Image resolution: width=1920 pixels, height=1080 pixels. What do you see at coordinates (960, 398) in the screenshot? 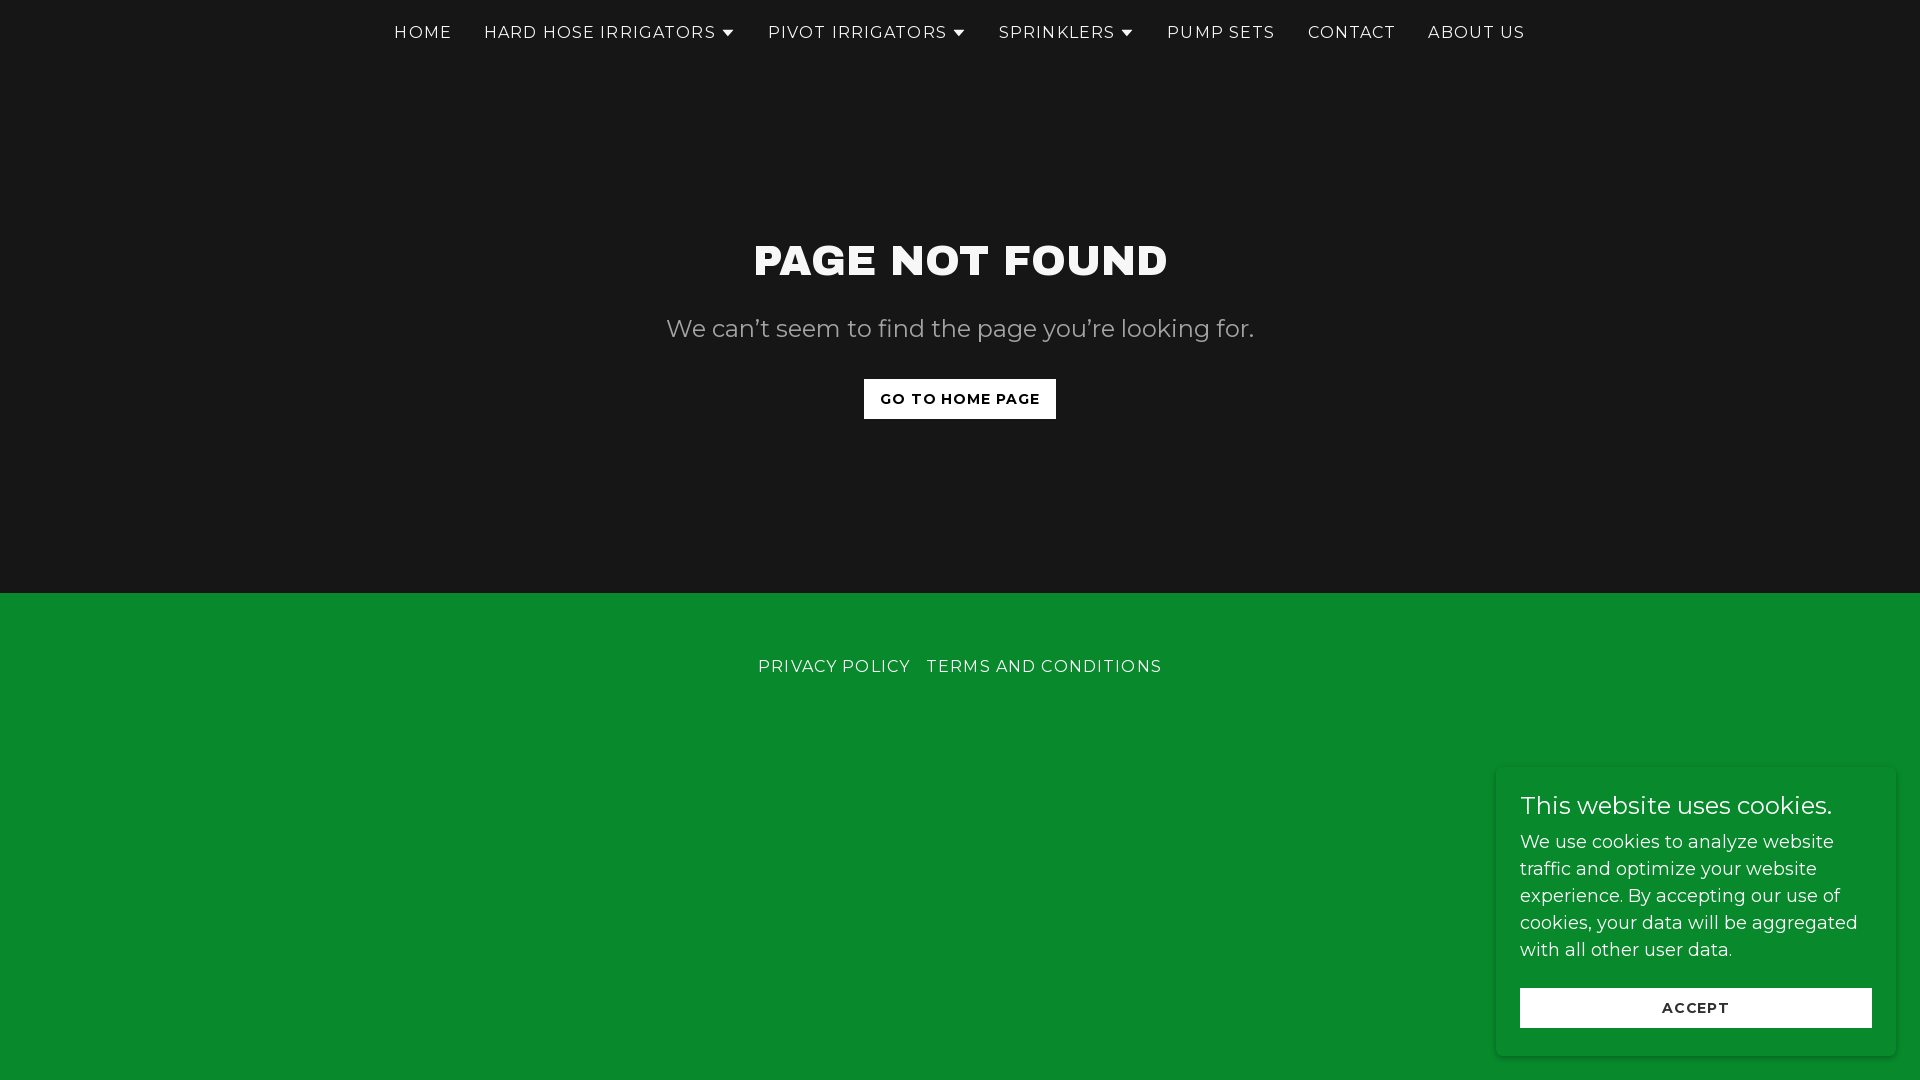
I see `'GO TO HOME PAGE'` at bounding box center [960, 398].